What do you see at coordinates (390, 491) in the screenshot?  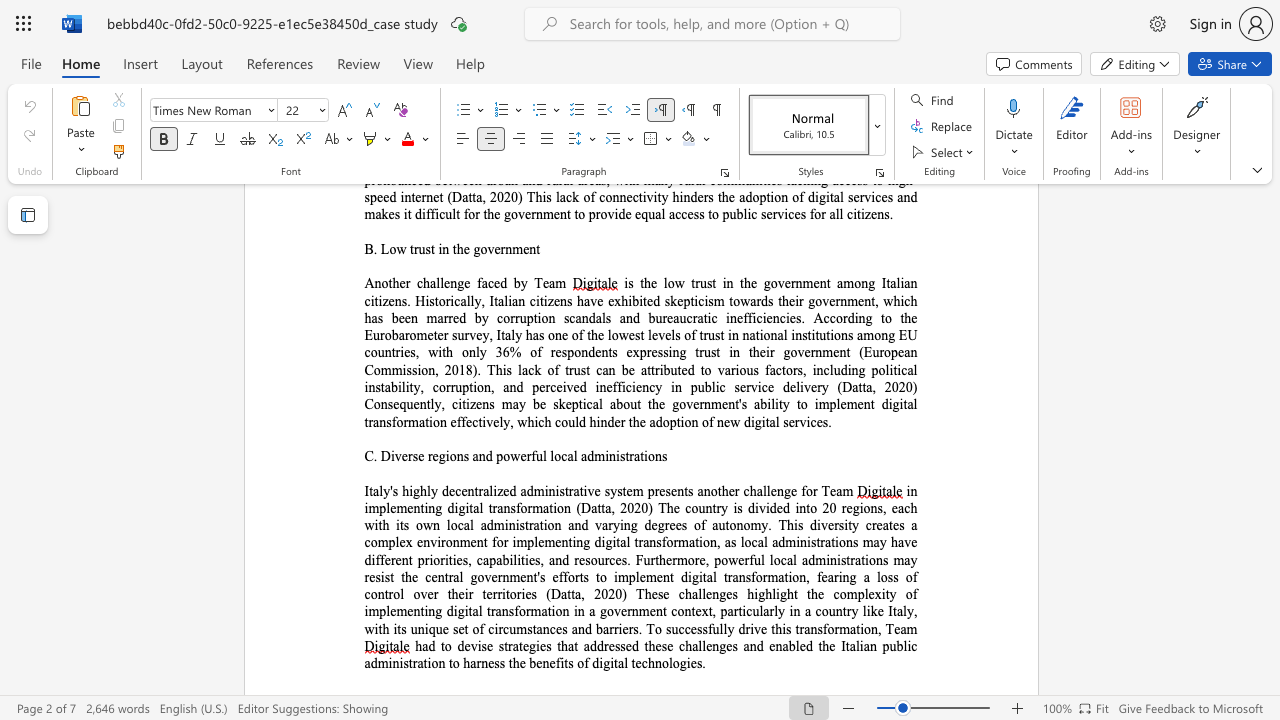 I see `the subset text "'s highly decentralized administrative system presents another challe" within the text "Italy"` at bounding box center [390, 491].